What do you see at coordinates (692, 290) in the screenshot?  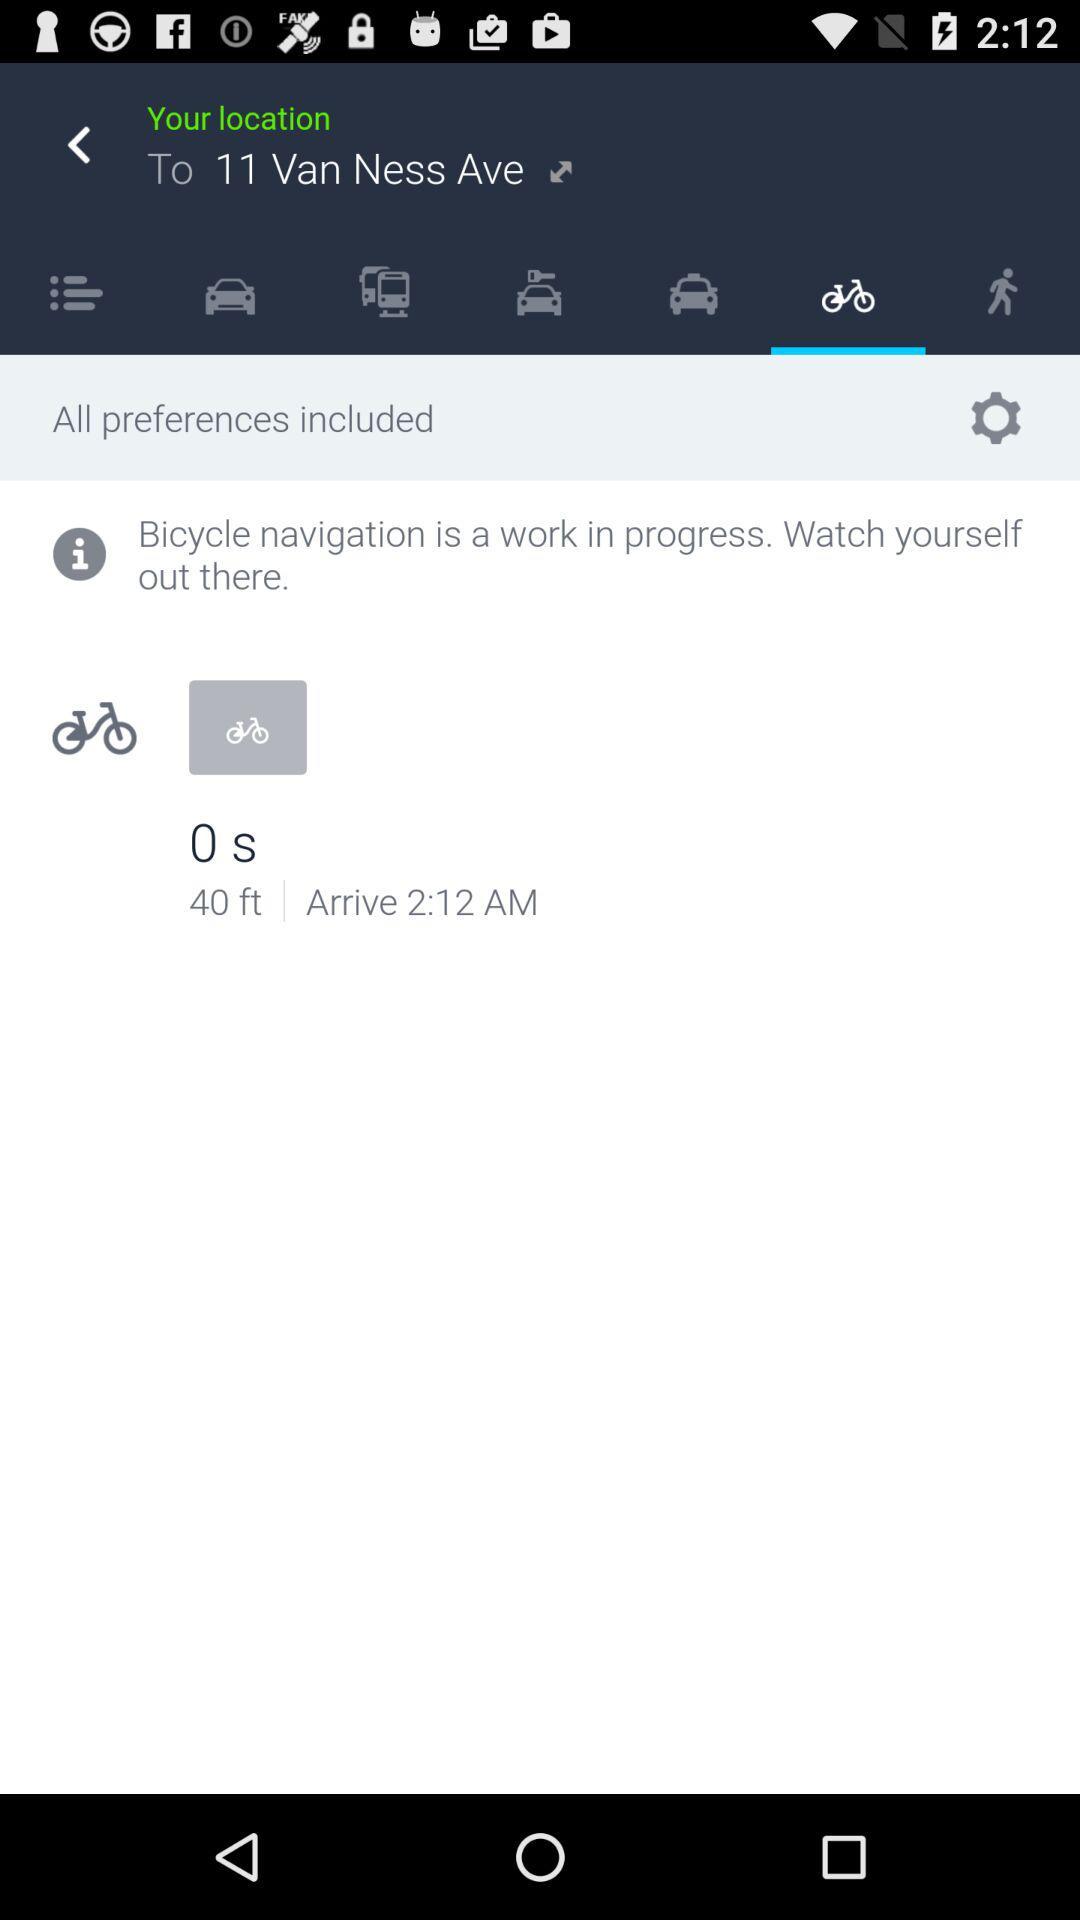 I see `the icon next to   item` at bounding box center [692, 290].